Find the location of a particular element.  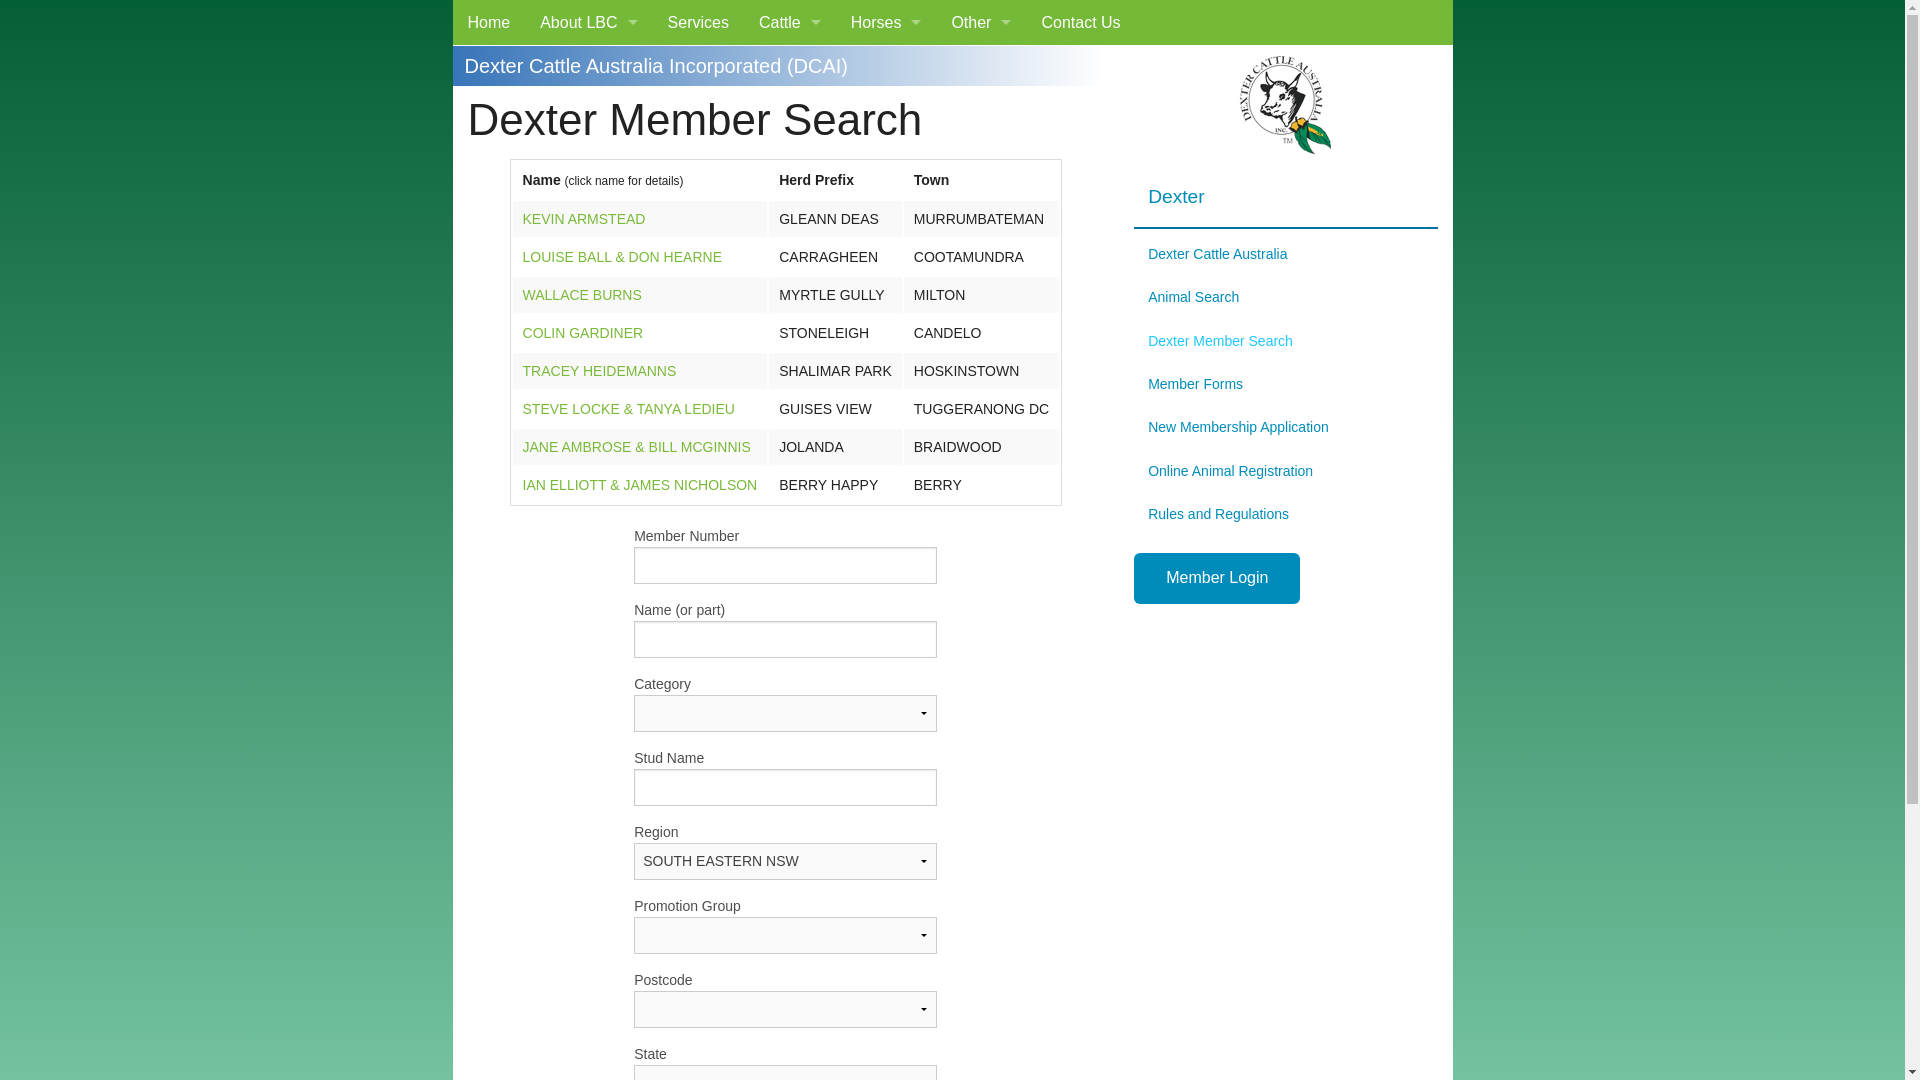

'Miniature Pony' is located at coordinates (885, 66).